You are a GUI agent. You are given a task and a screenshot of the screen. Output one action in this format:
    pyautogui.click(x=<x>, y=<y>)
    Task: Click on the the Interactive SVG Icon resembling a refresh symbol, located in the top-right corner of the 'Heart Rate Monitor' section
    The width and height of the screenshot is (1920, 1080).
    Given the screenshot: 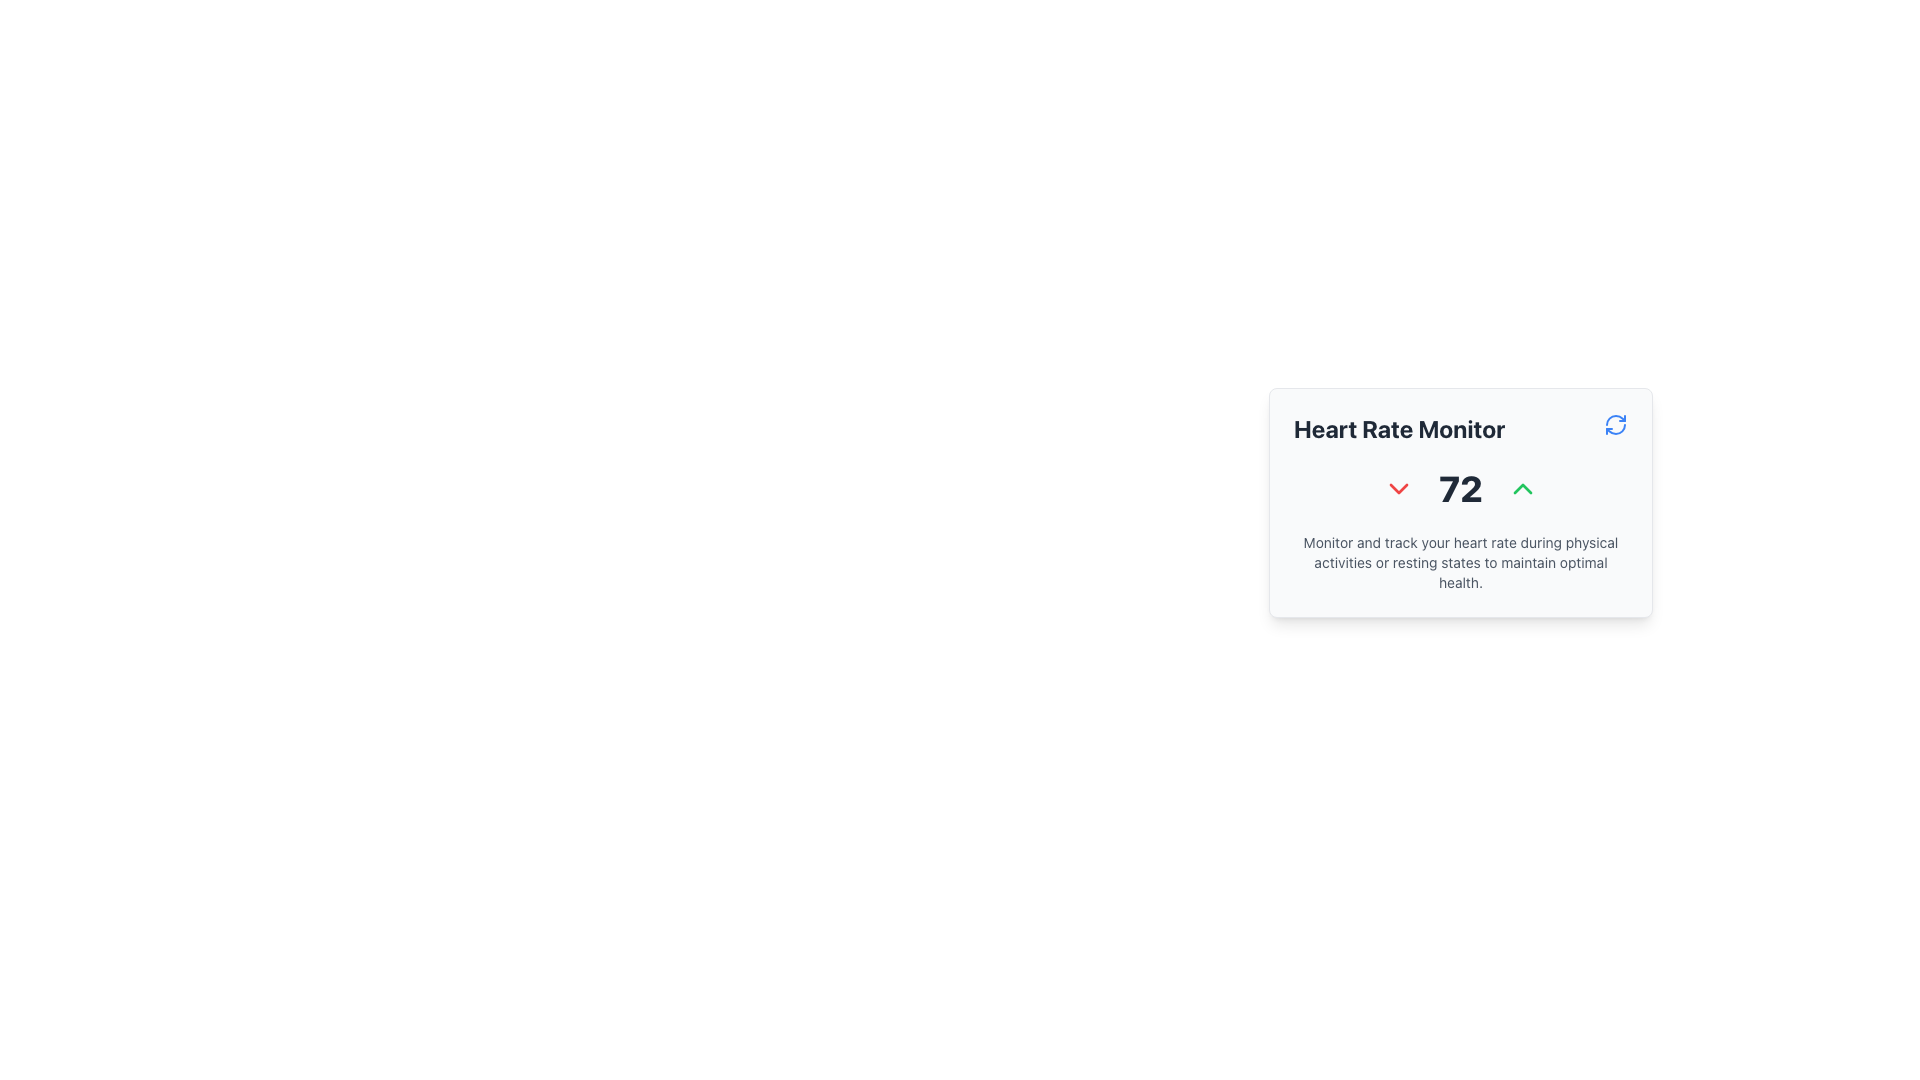 What is the action you would take?
    pyautogui.click(x=1616, y=423)
    